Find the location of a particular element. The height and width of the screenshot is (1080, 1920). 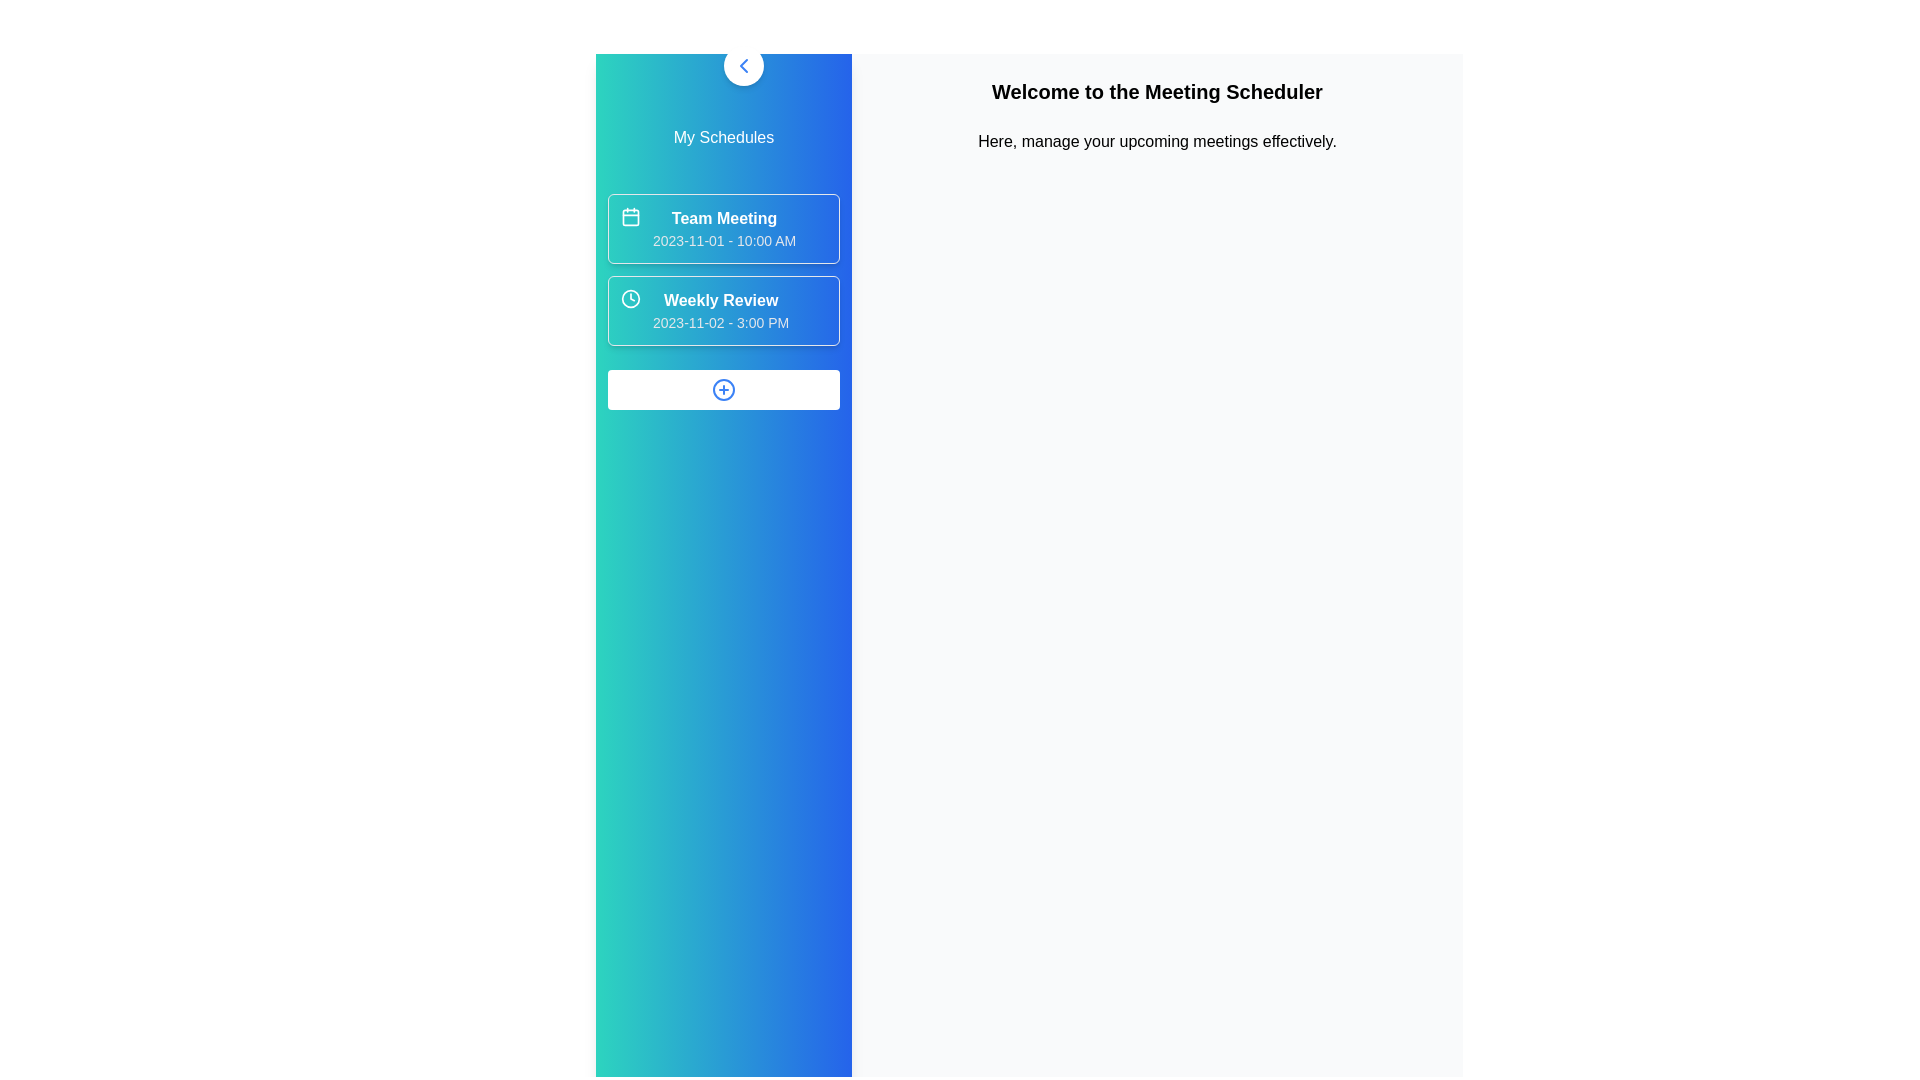

the 'Add' button to create a new schedule is located at coordinates (723, 389).